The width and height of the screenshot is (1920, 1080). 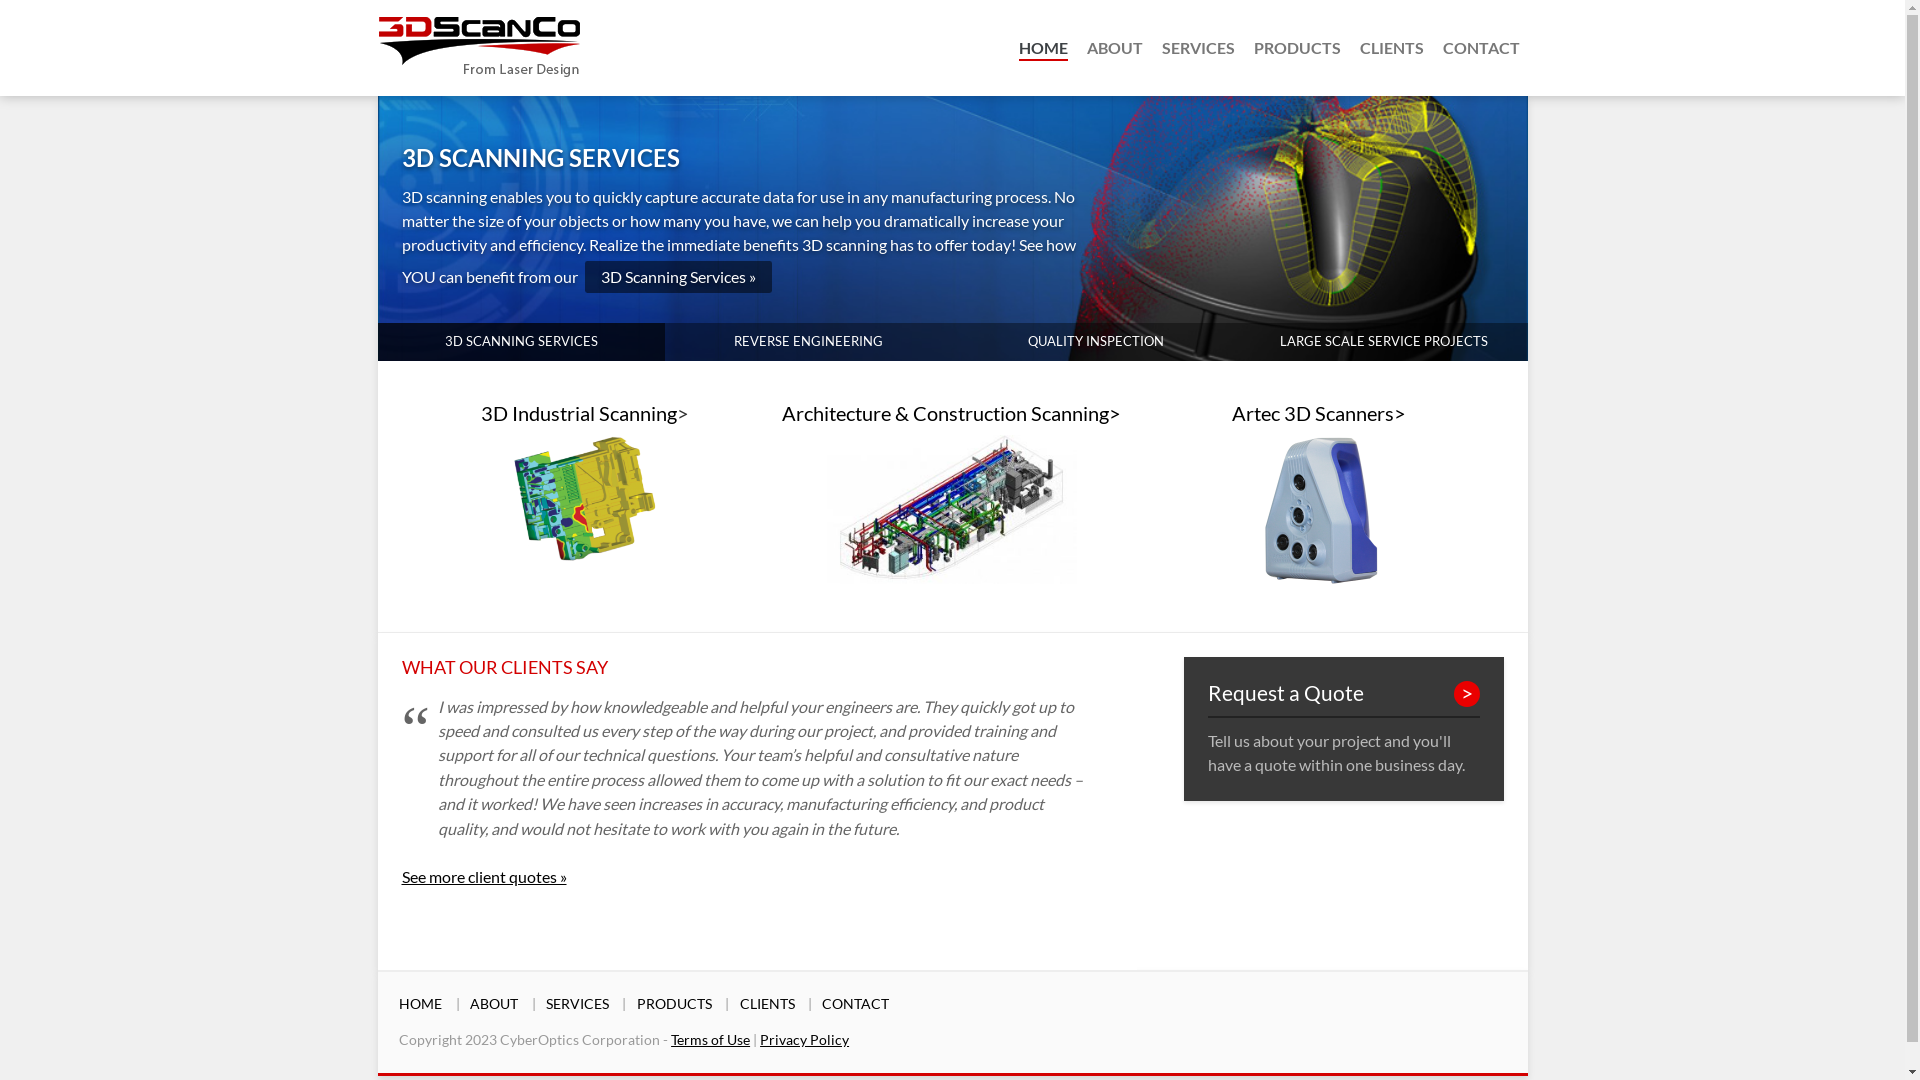 What do you see at coordinates (671, 1038) in the screenshot?
I see `'Terms of Use'` at bounding box center [671, 1038].